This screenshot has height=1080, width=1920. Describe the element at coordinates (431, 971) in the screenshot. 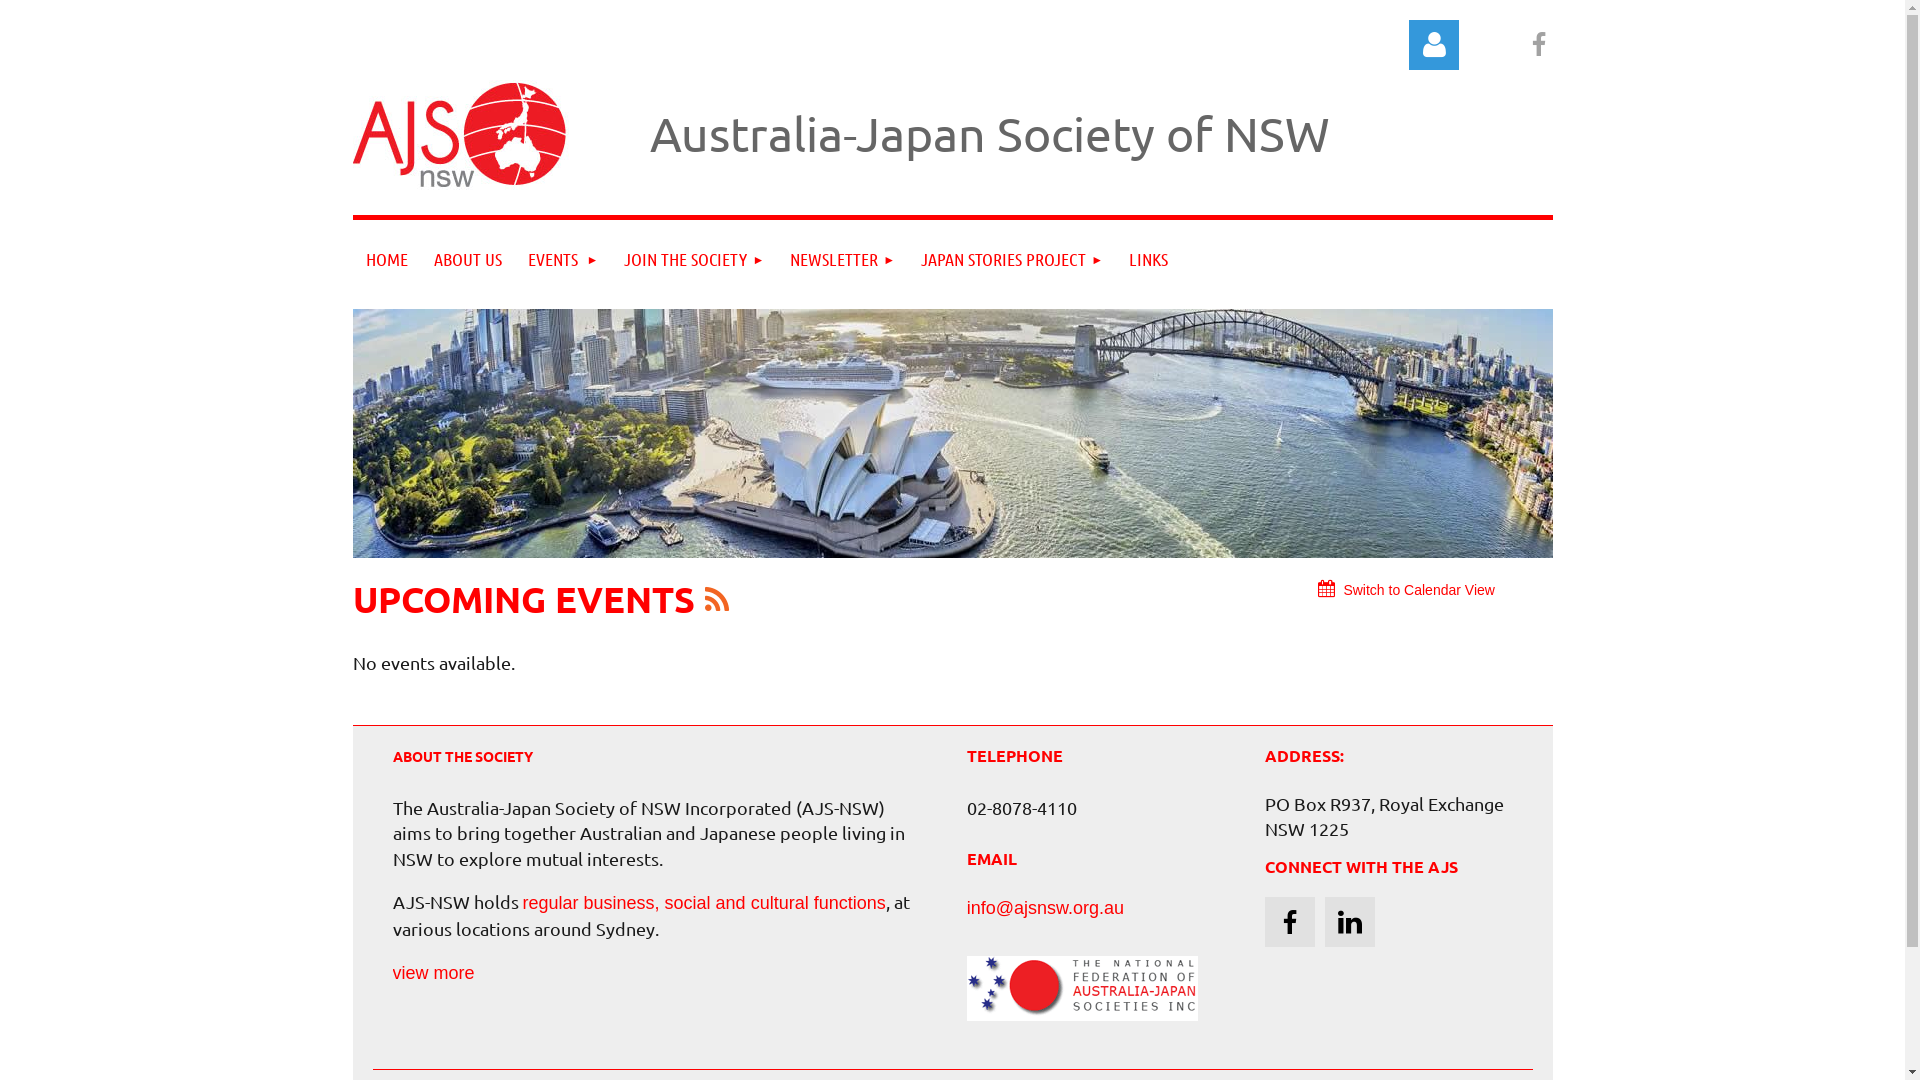

I see `'view more'` at that location.